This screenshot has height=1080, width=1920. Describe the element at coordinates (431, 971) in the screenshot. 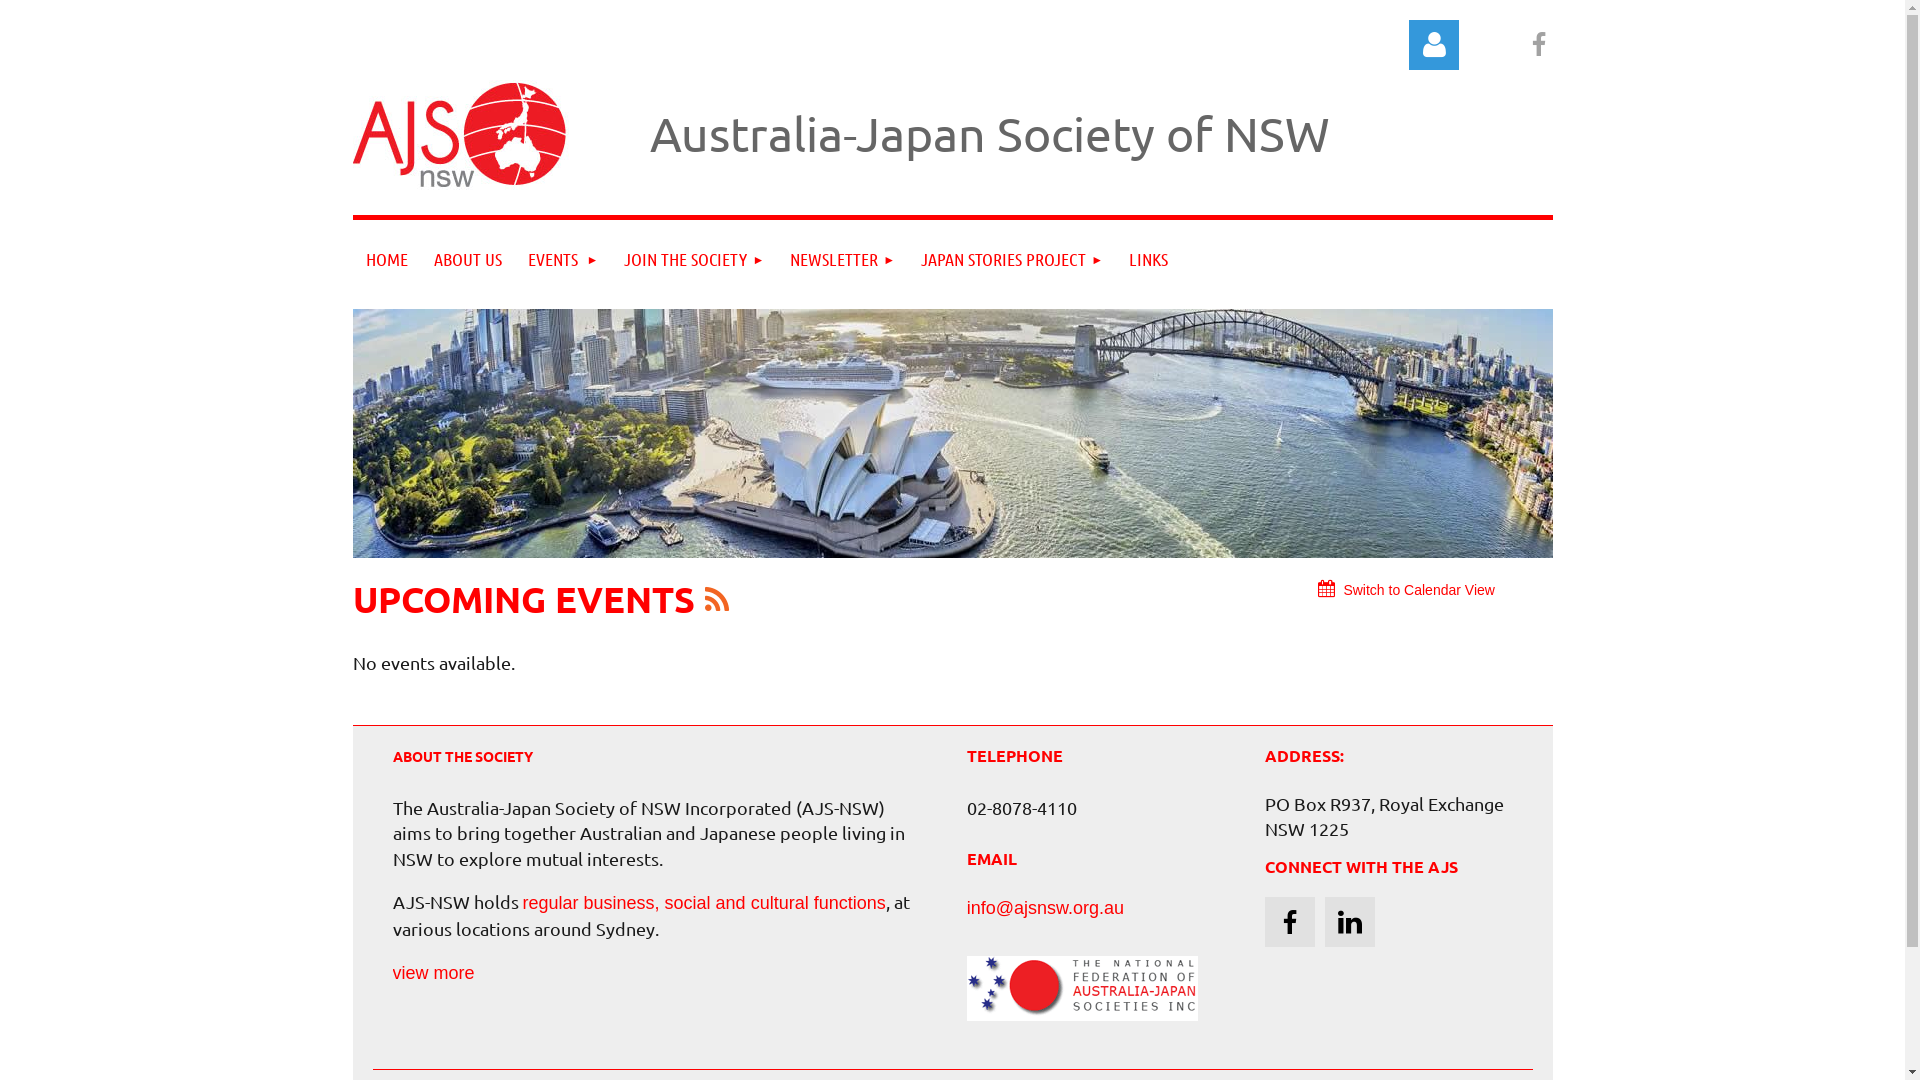

I see `'view more'` at that location.